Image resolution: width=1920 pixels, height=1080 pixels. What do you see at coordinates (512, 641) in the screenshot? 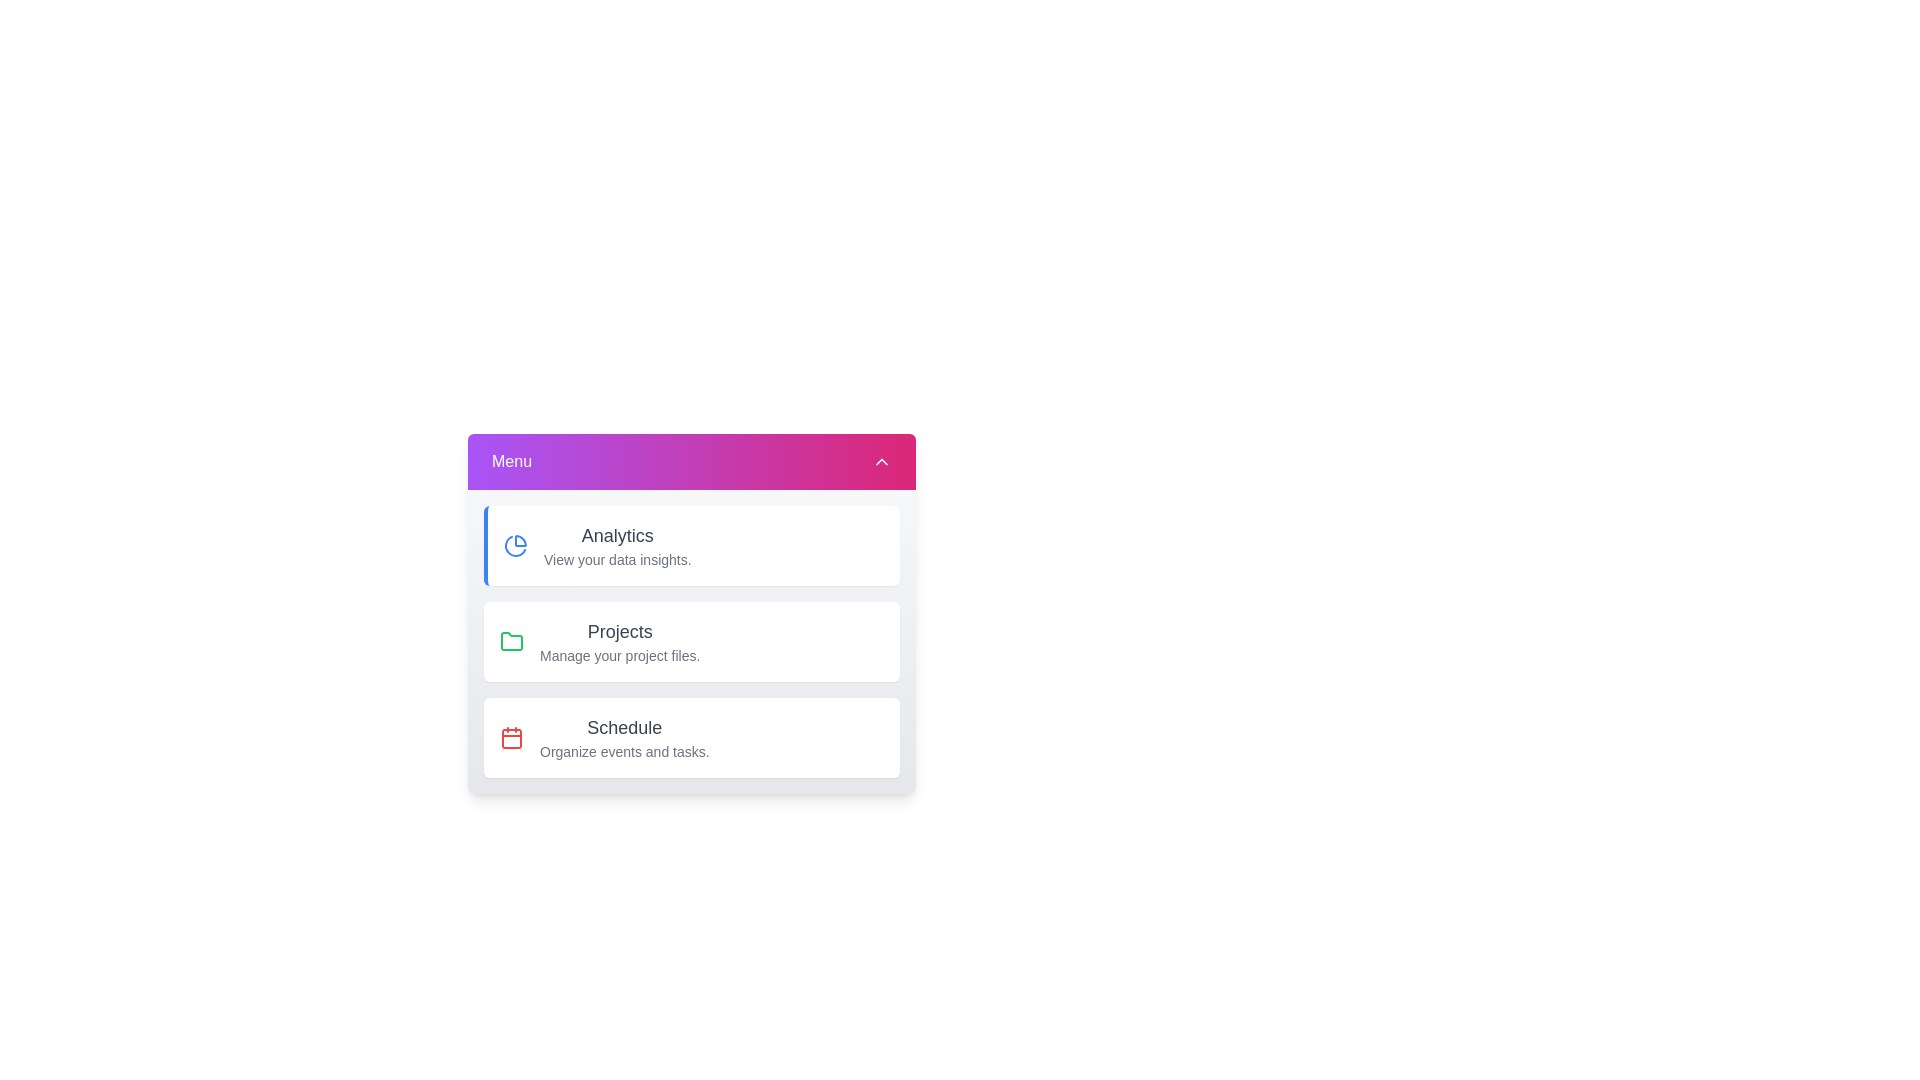
I see `the icon of the menu item labeled Projects` at bounding box center [512, 641].